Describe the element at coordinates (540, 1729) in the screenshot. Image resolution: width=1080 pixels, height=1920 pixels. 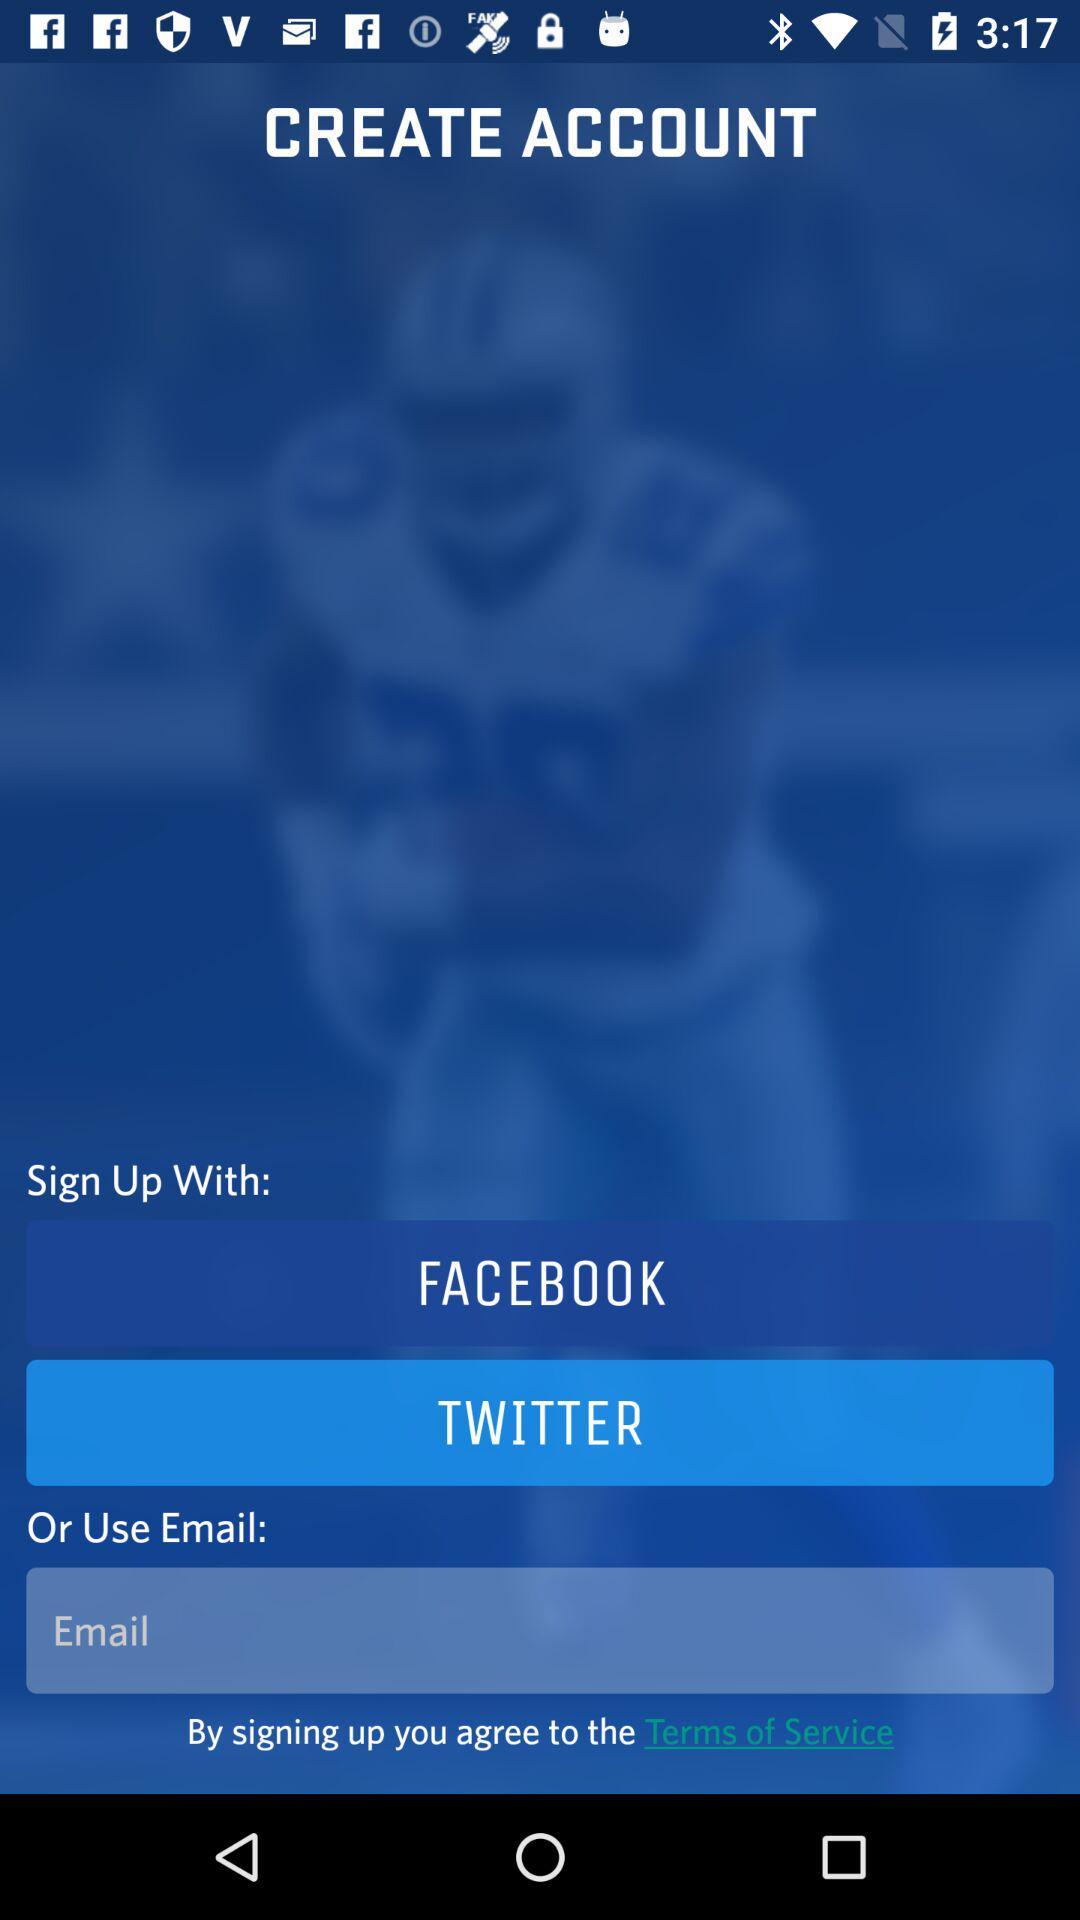
I see `item below the email` at that location.